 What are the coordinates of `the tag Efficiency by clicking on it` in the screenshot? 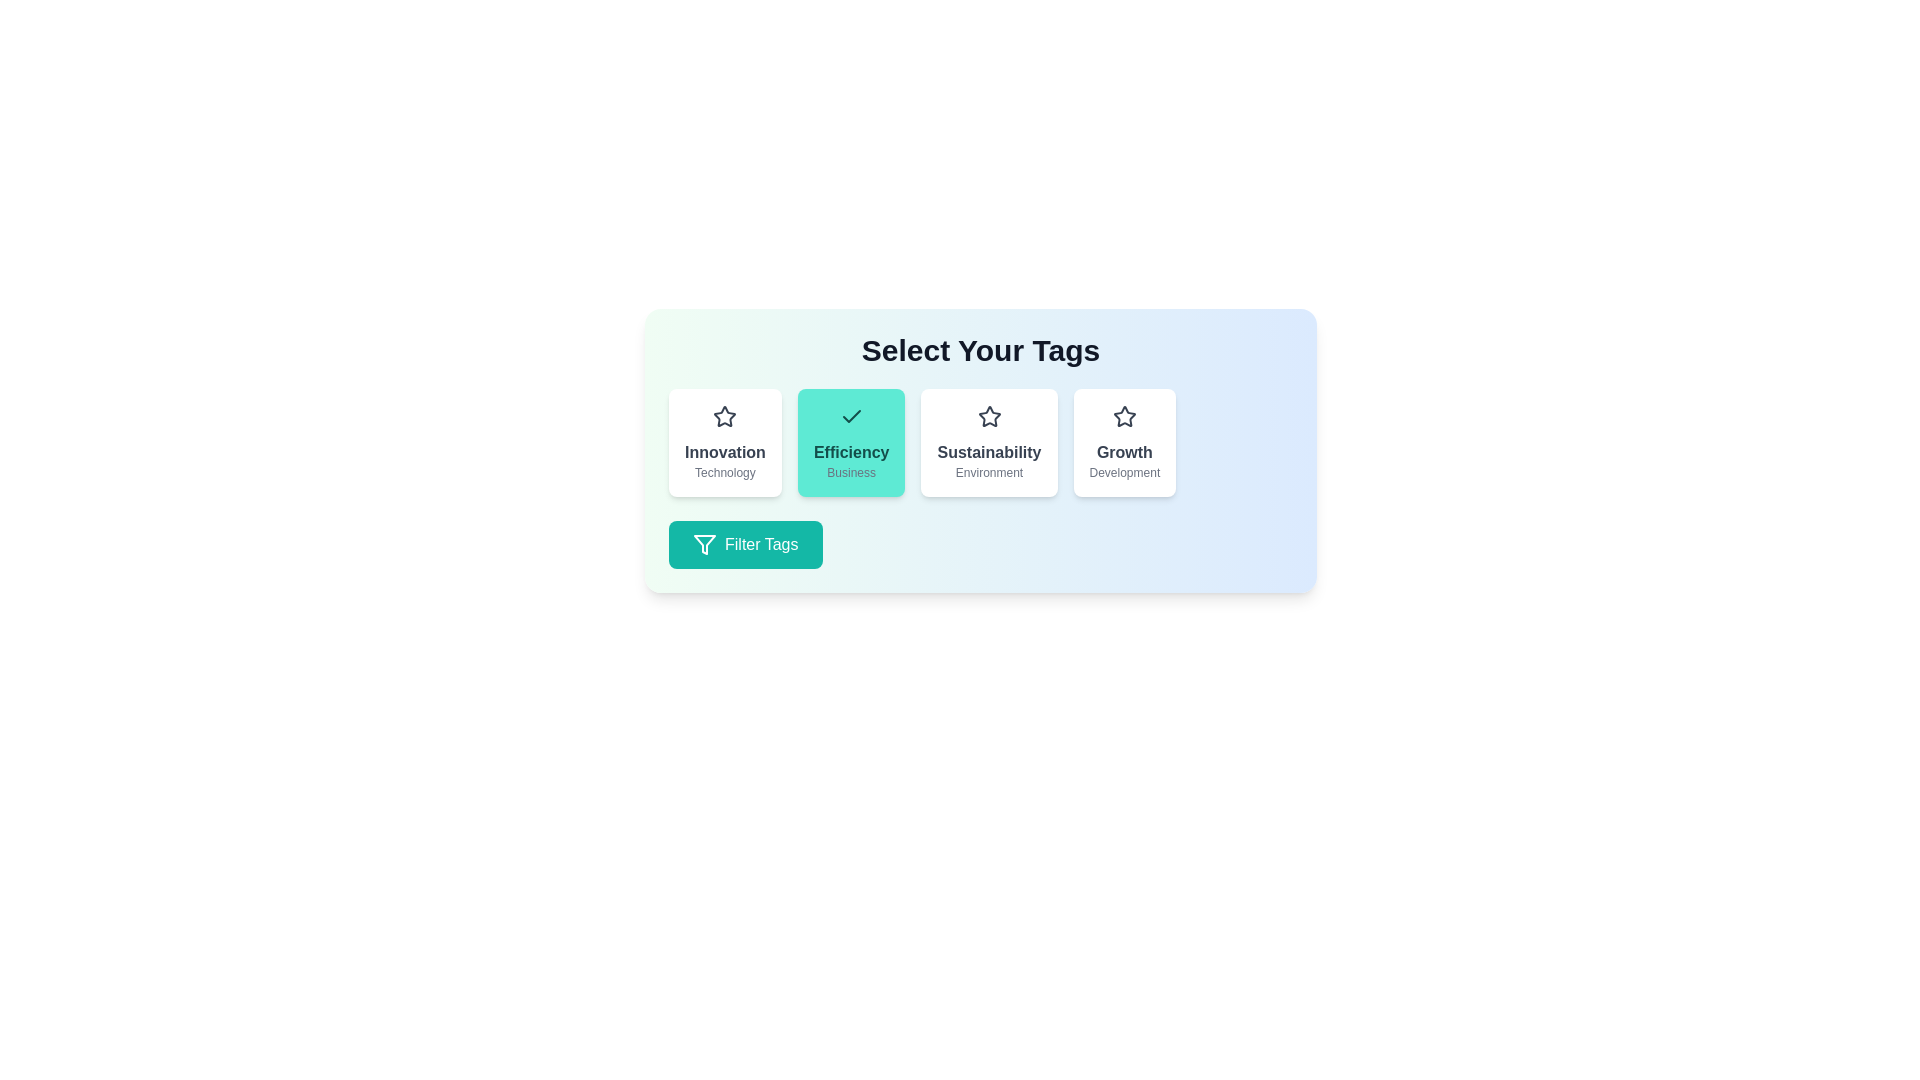 It's located at (851, 442).